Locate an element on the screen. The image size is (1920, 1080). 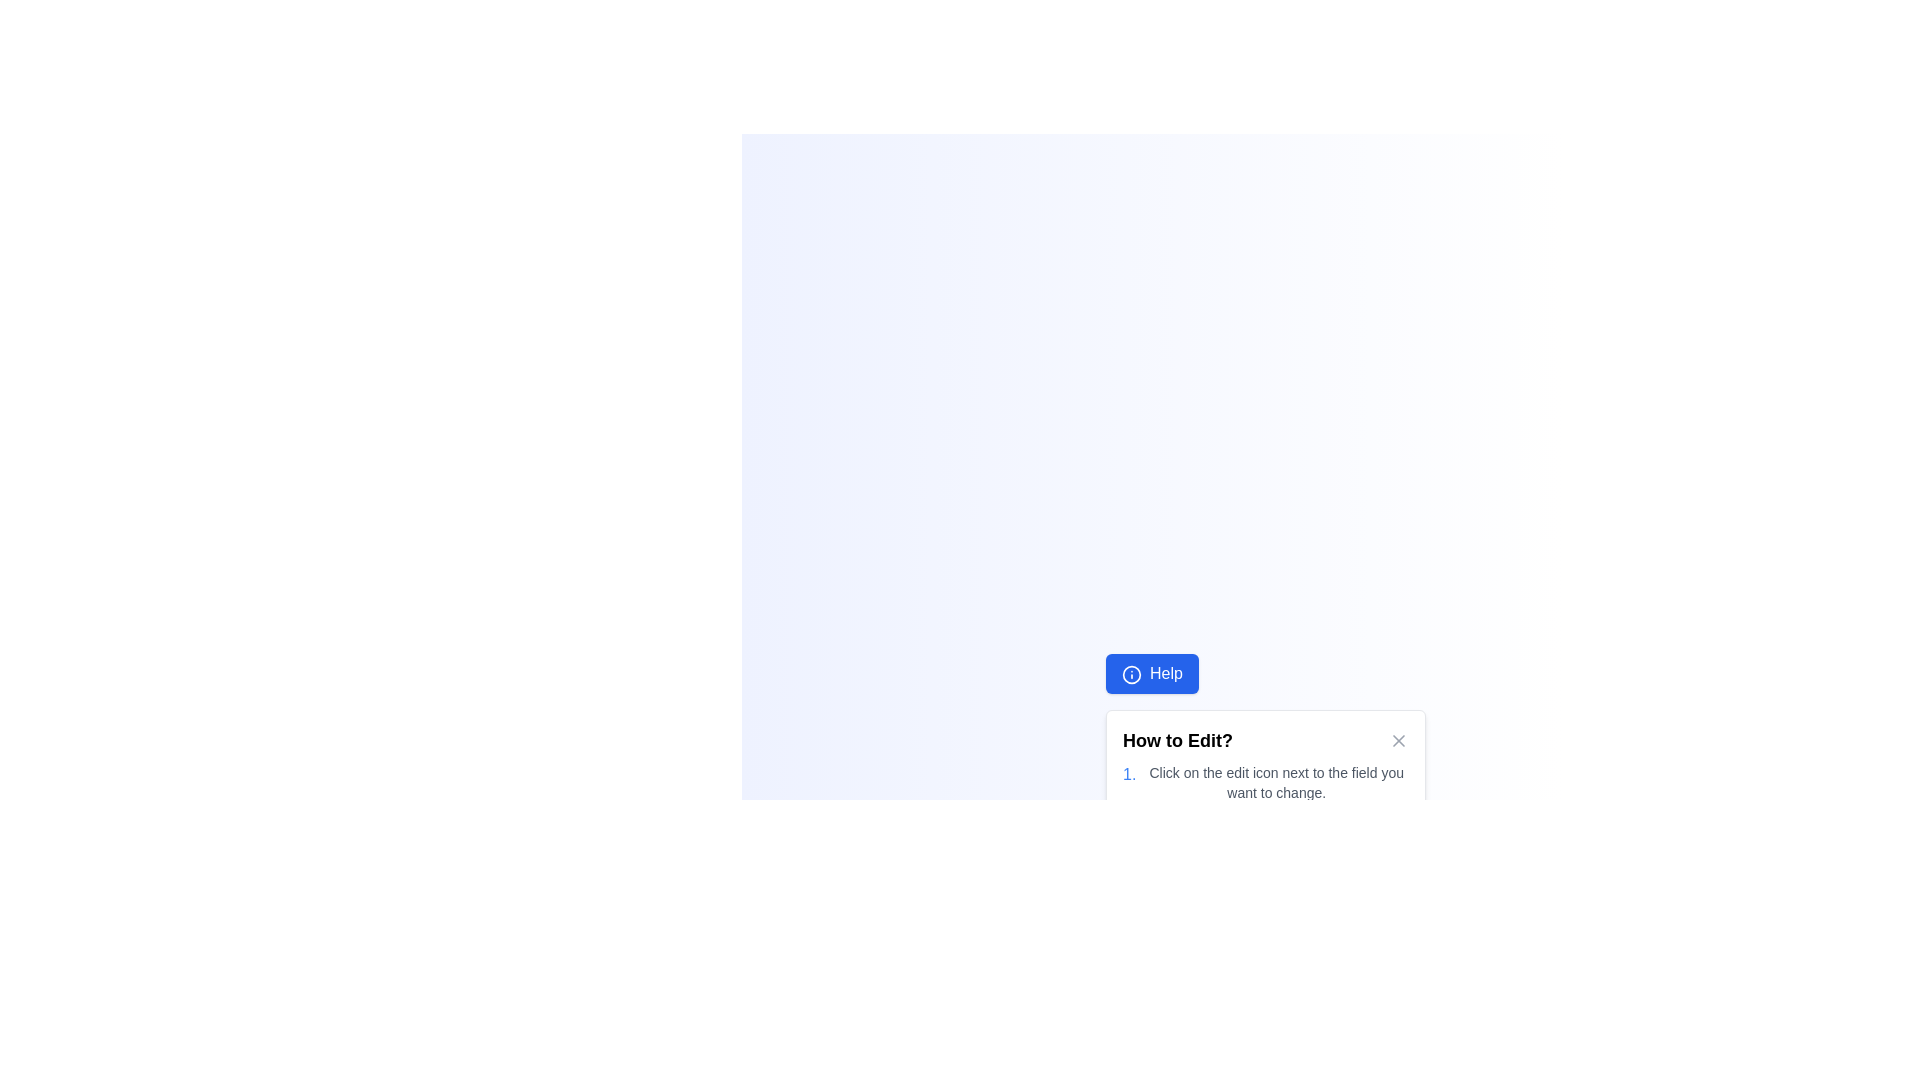
instructional text located at the bottom-right corner of the pop-up help section, which guides users on the first step in editing a field by interacting with an edit icon is located at coordinates (1265, 782).